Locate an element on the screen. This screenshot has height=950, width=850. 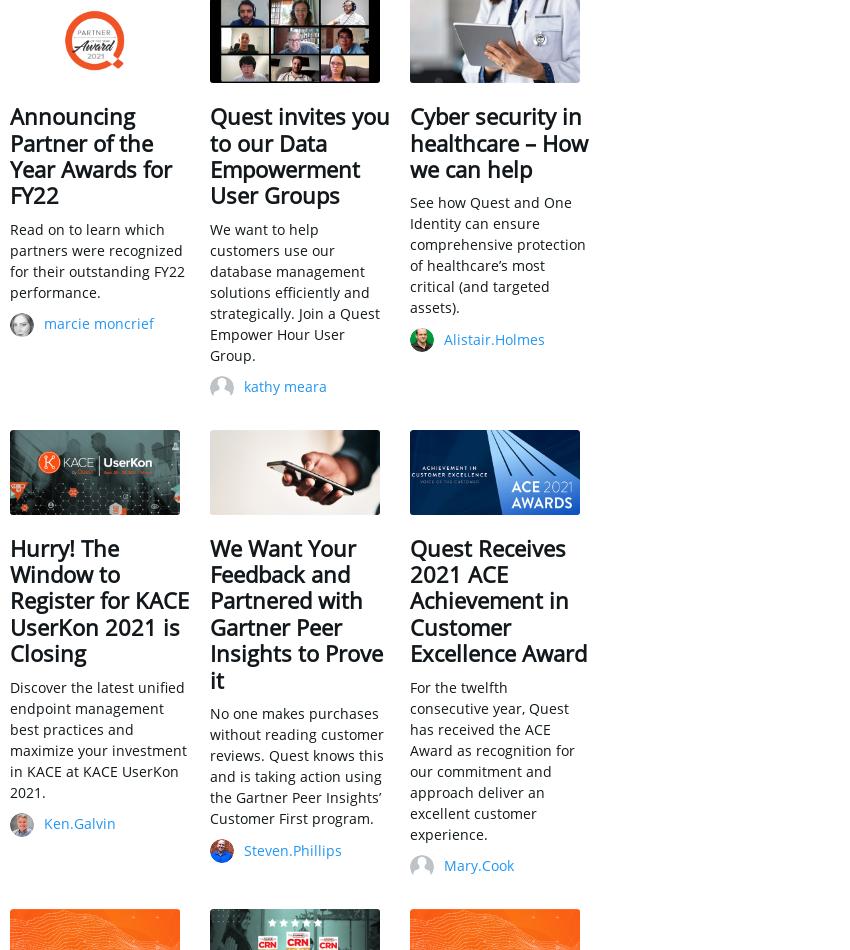
'Alistair.Holmes' is located at coordinates (494, 337).